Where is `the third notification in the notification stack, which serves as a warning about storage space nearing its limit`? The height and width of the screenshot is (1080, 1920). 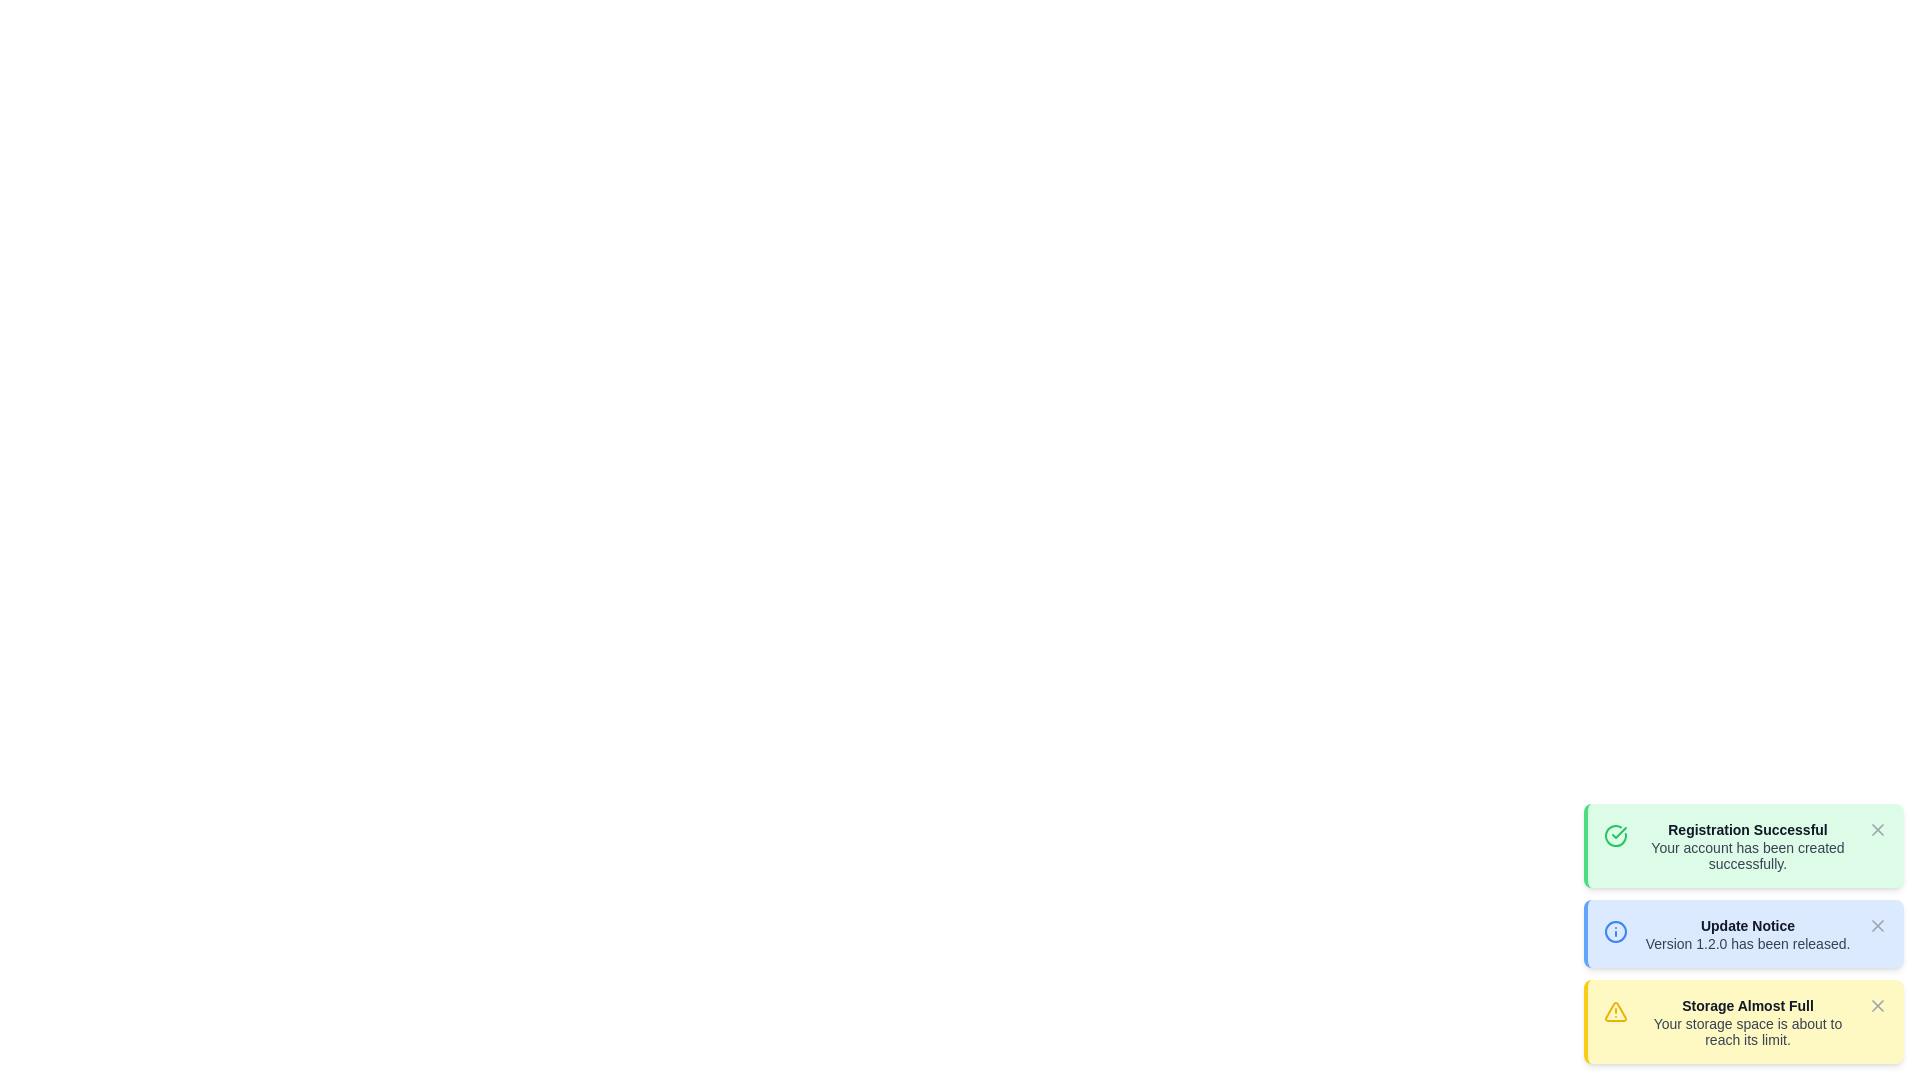
the third notification in the notification stack, which serves as a warning about storage space nearing its limit is located at coordinates (1742, 1022).